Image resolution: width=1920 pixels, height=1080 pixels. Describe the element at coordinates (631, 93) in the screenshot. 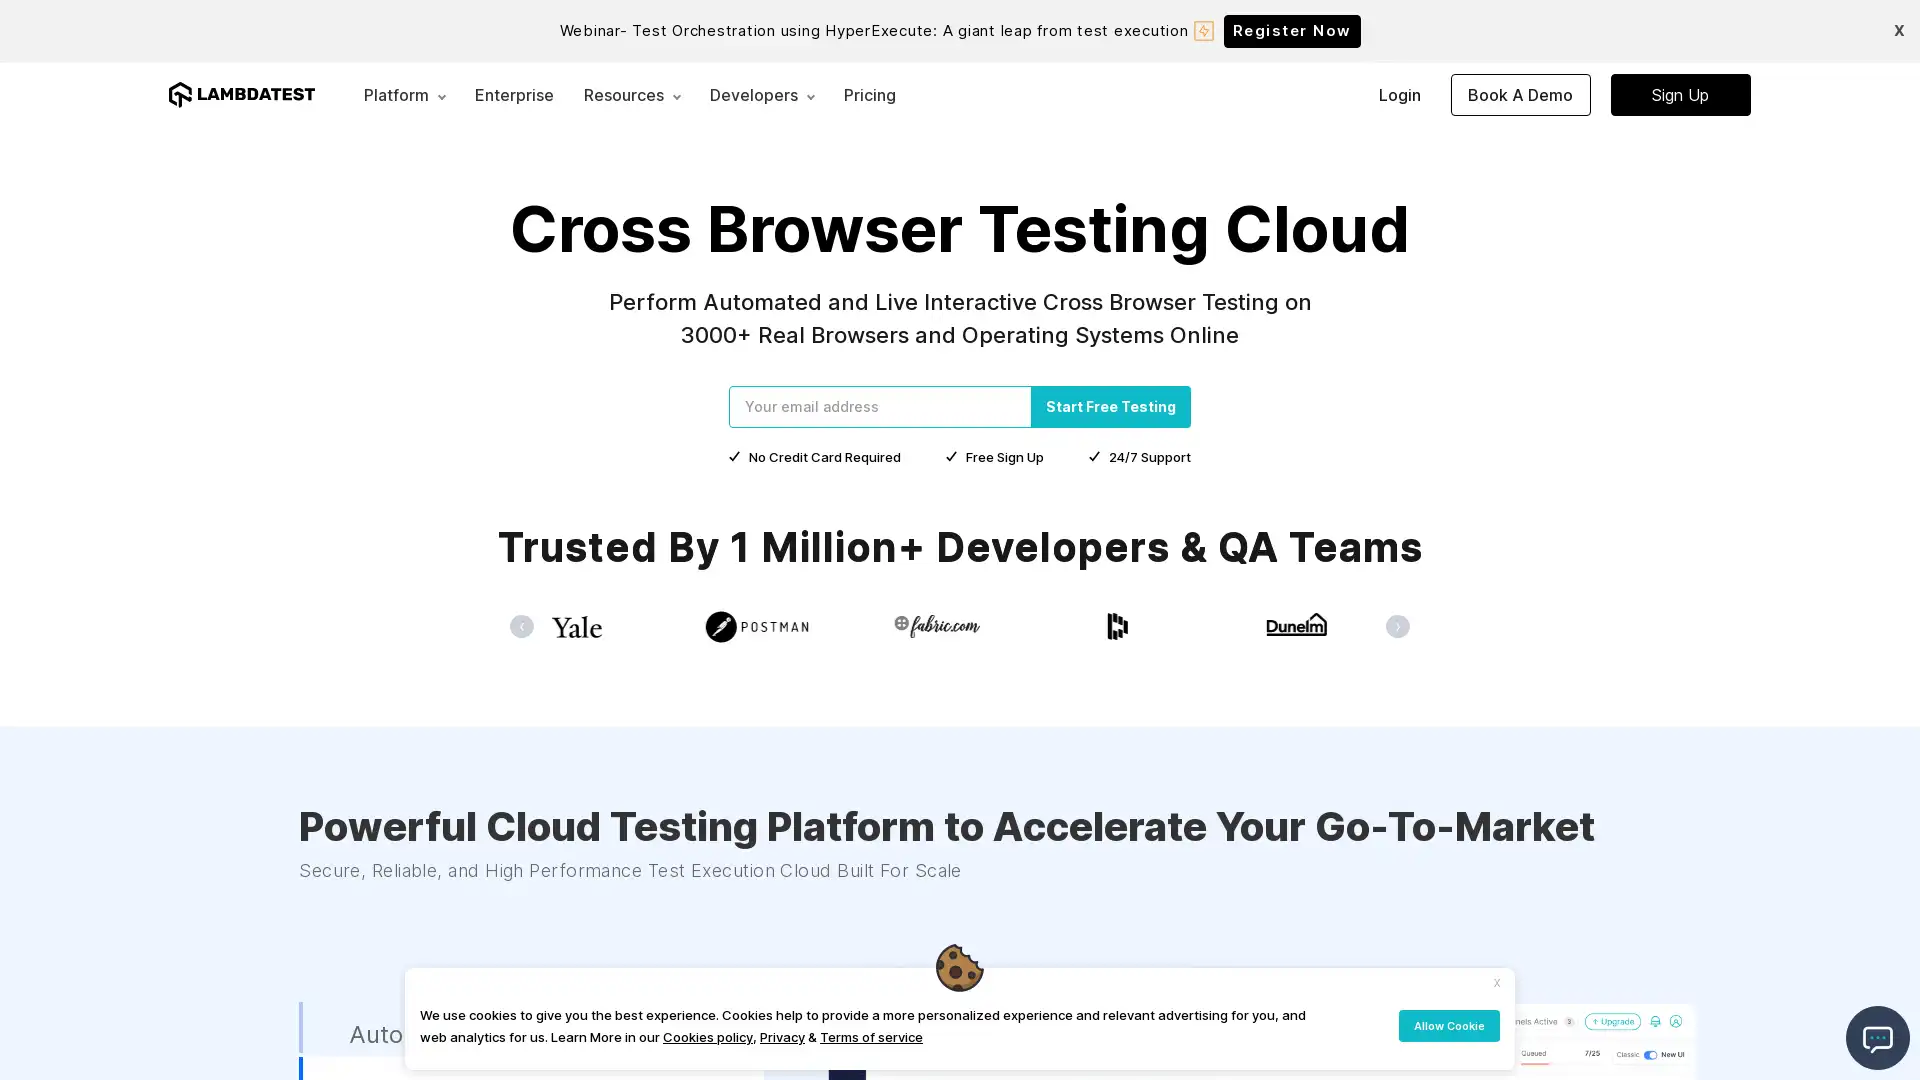

I see `Resources` at that location.